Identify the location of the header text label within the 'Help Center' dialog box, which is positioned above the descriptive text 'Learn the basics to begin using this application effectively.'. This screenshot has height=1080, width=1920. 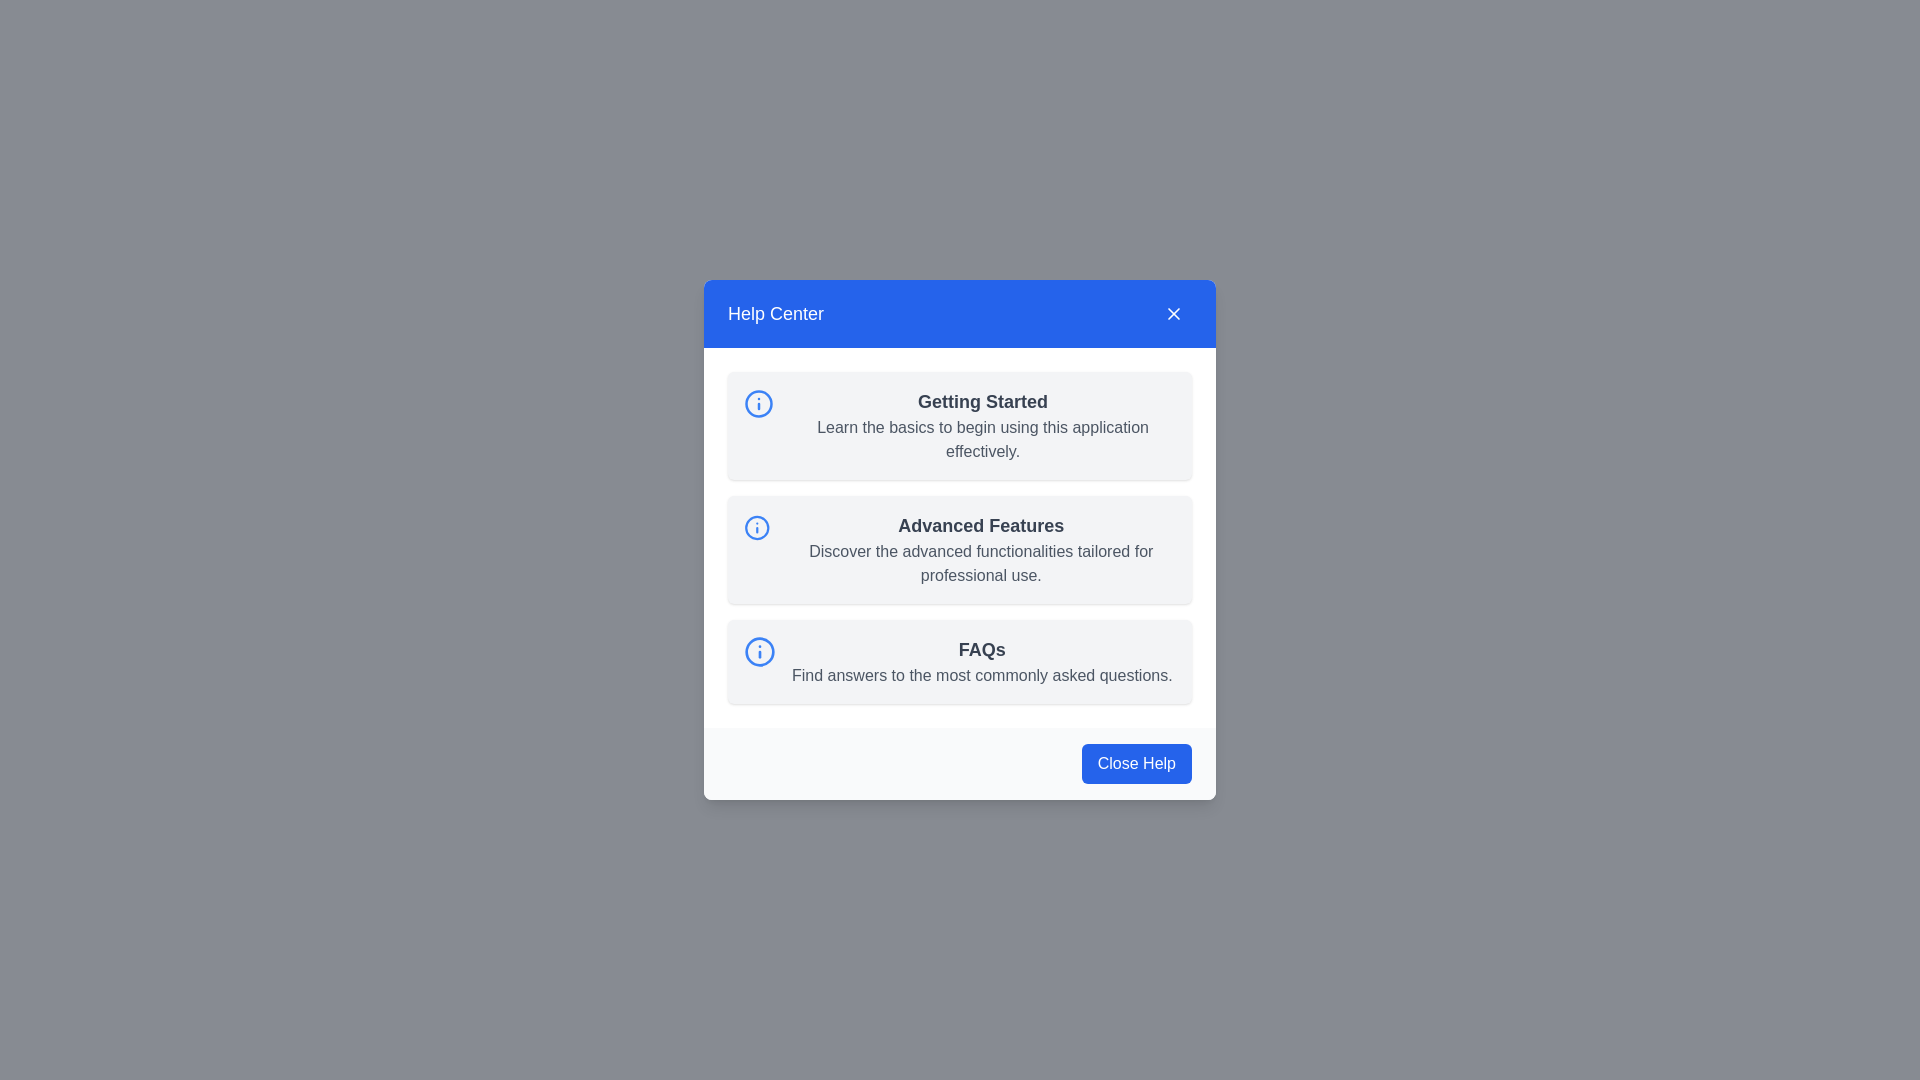
(983, 401).